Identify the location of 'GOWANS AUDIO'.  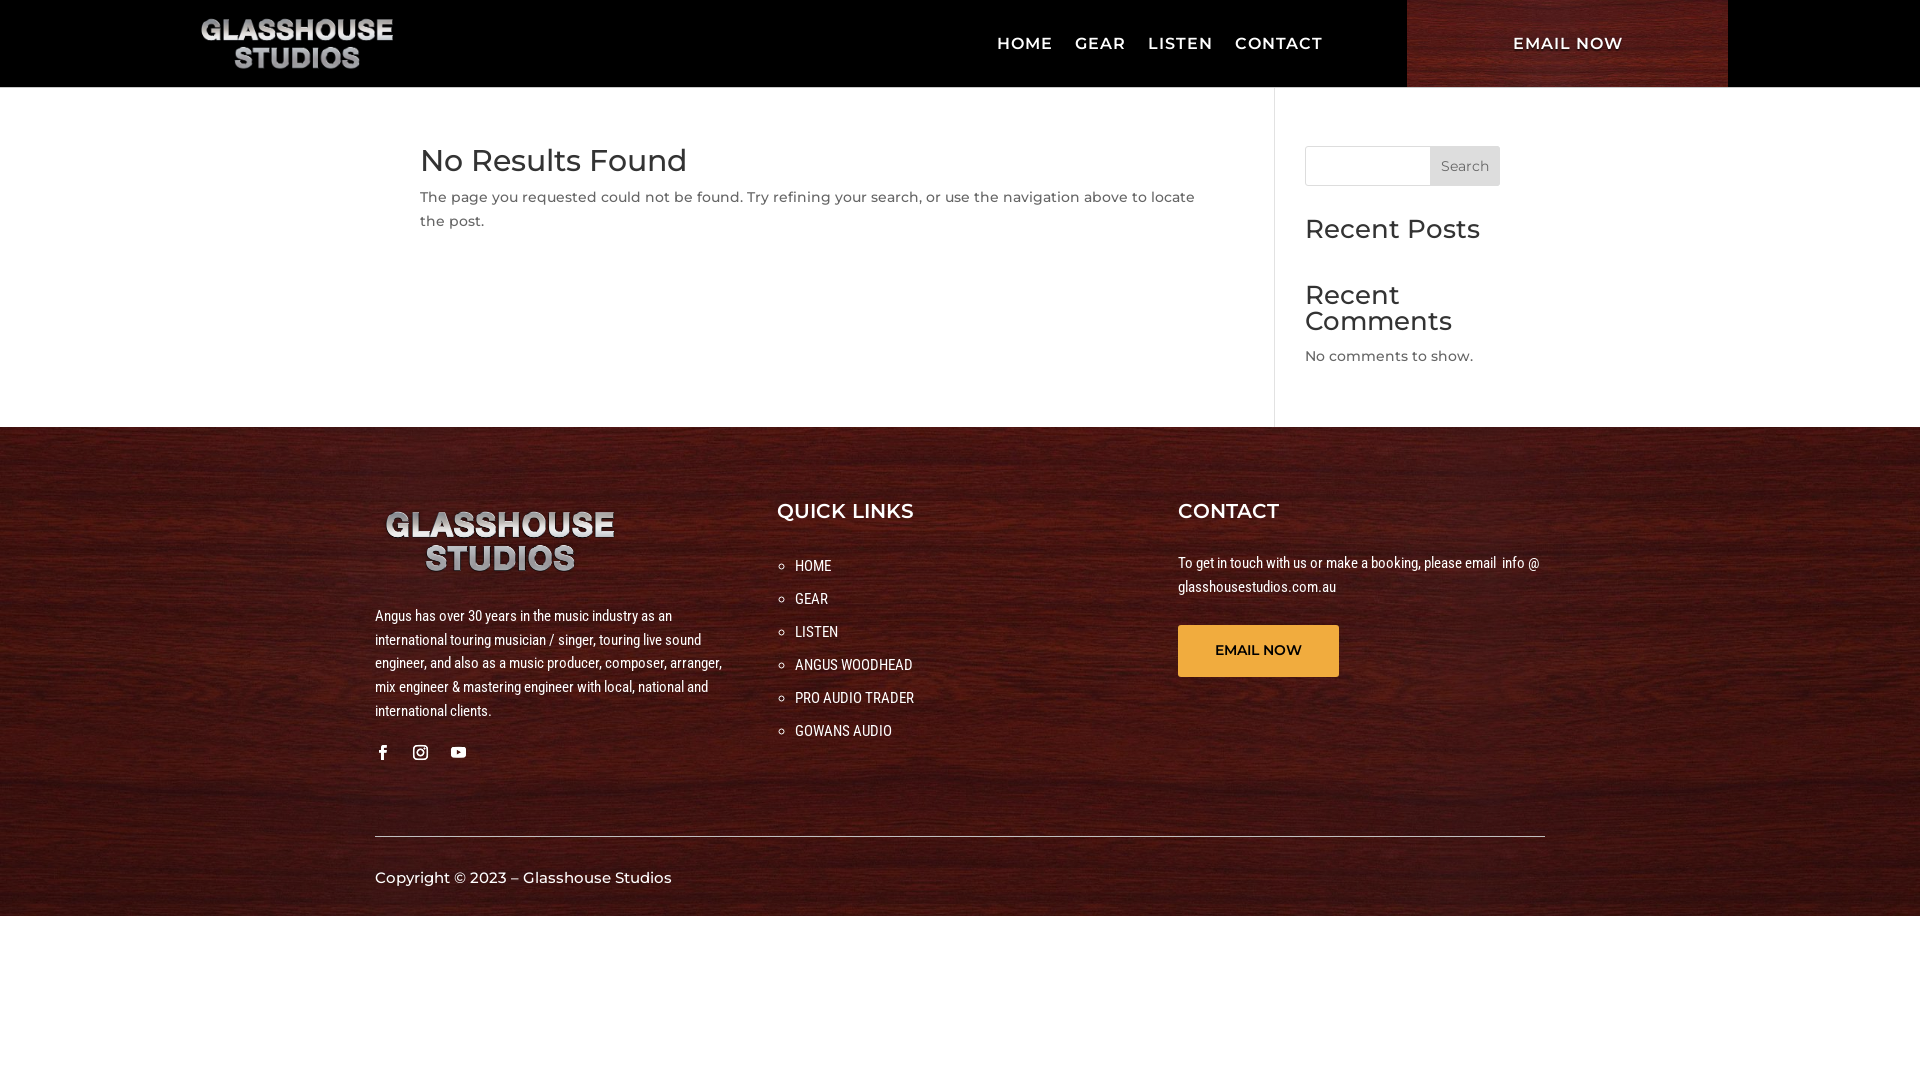
(843, 731).